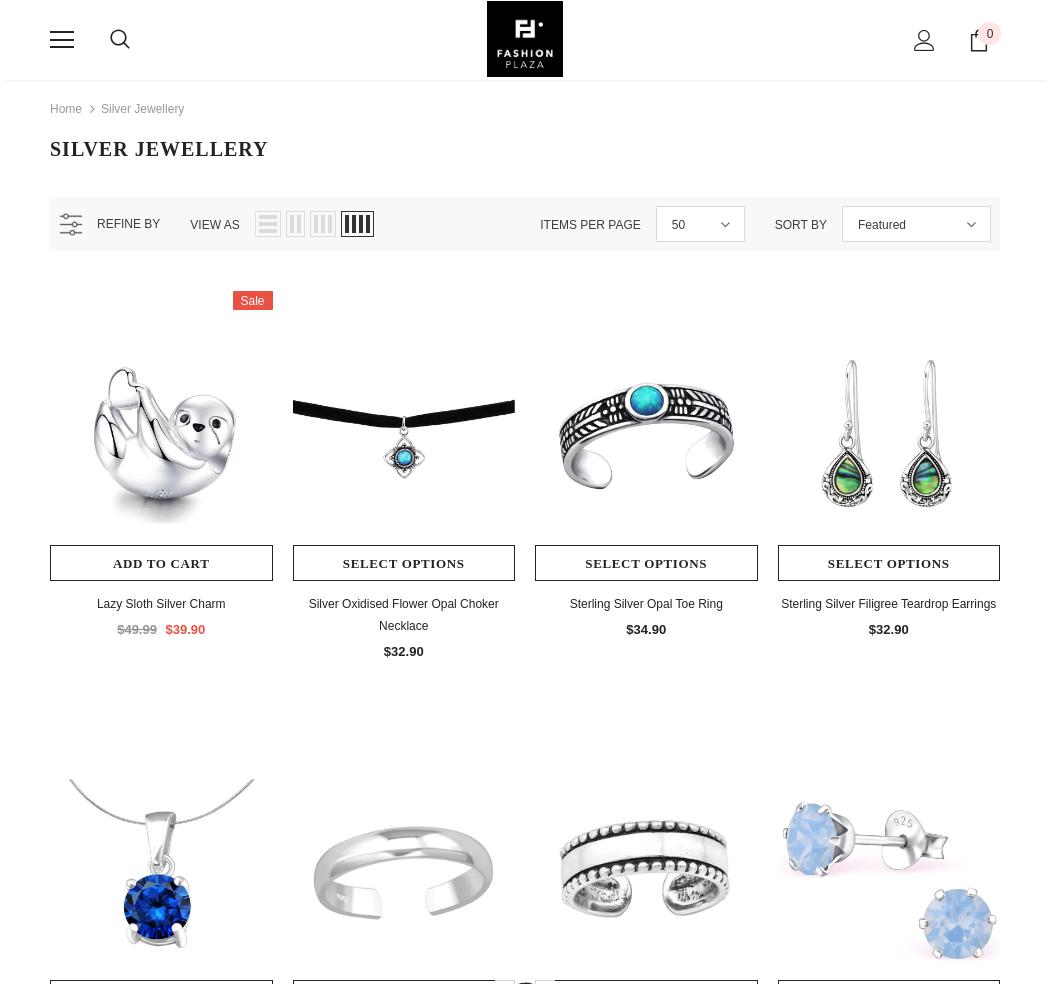 Image resolution: width=1050 pixels, height=984 pixels. Describe the element at coordinates (160, 562) in the screenshot. I see `'Add to Cart'` at that location.